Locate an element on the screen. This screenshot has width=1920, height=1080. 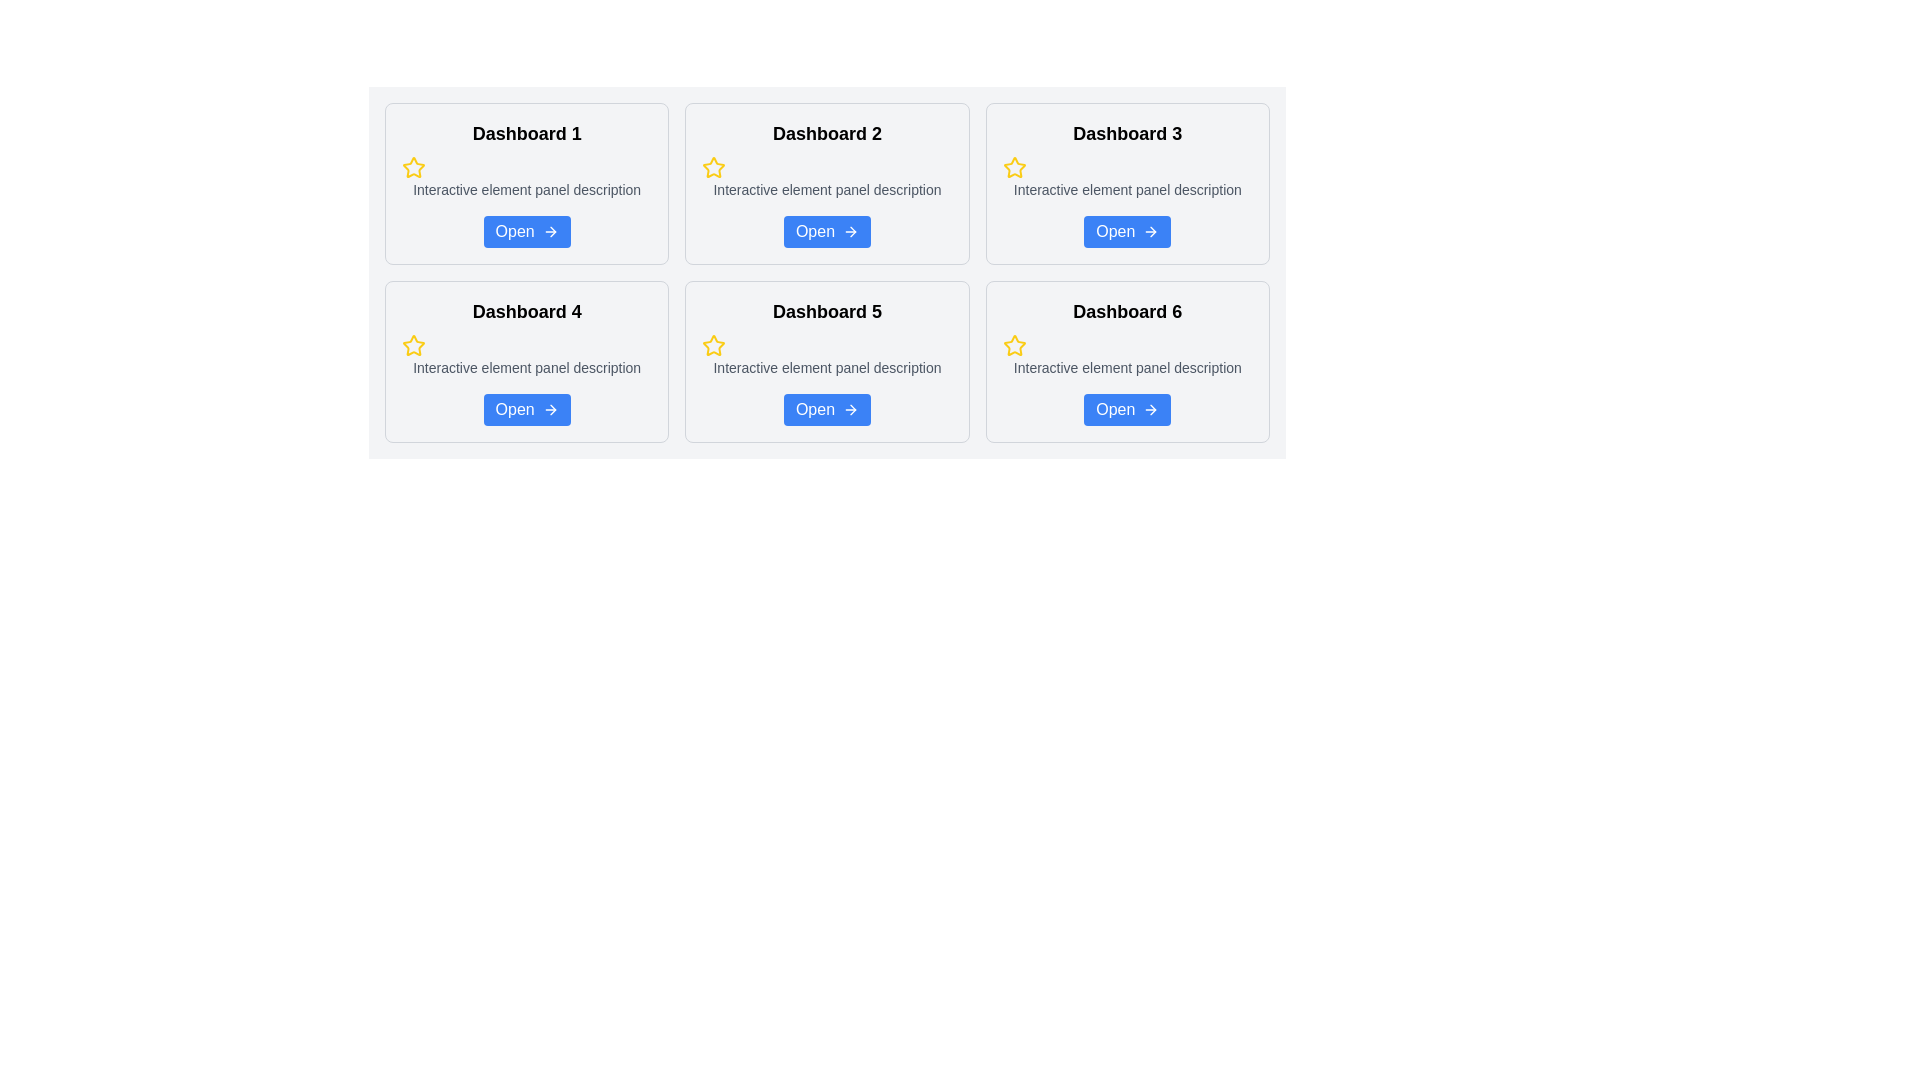
the star icon in the 'Dashboard 3' card is located at coordinates (1014, 166).